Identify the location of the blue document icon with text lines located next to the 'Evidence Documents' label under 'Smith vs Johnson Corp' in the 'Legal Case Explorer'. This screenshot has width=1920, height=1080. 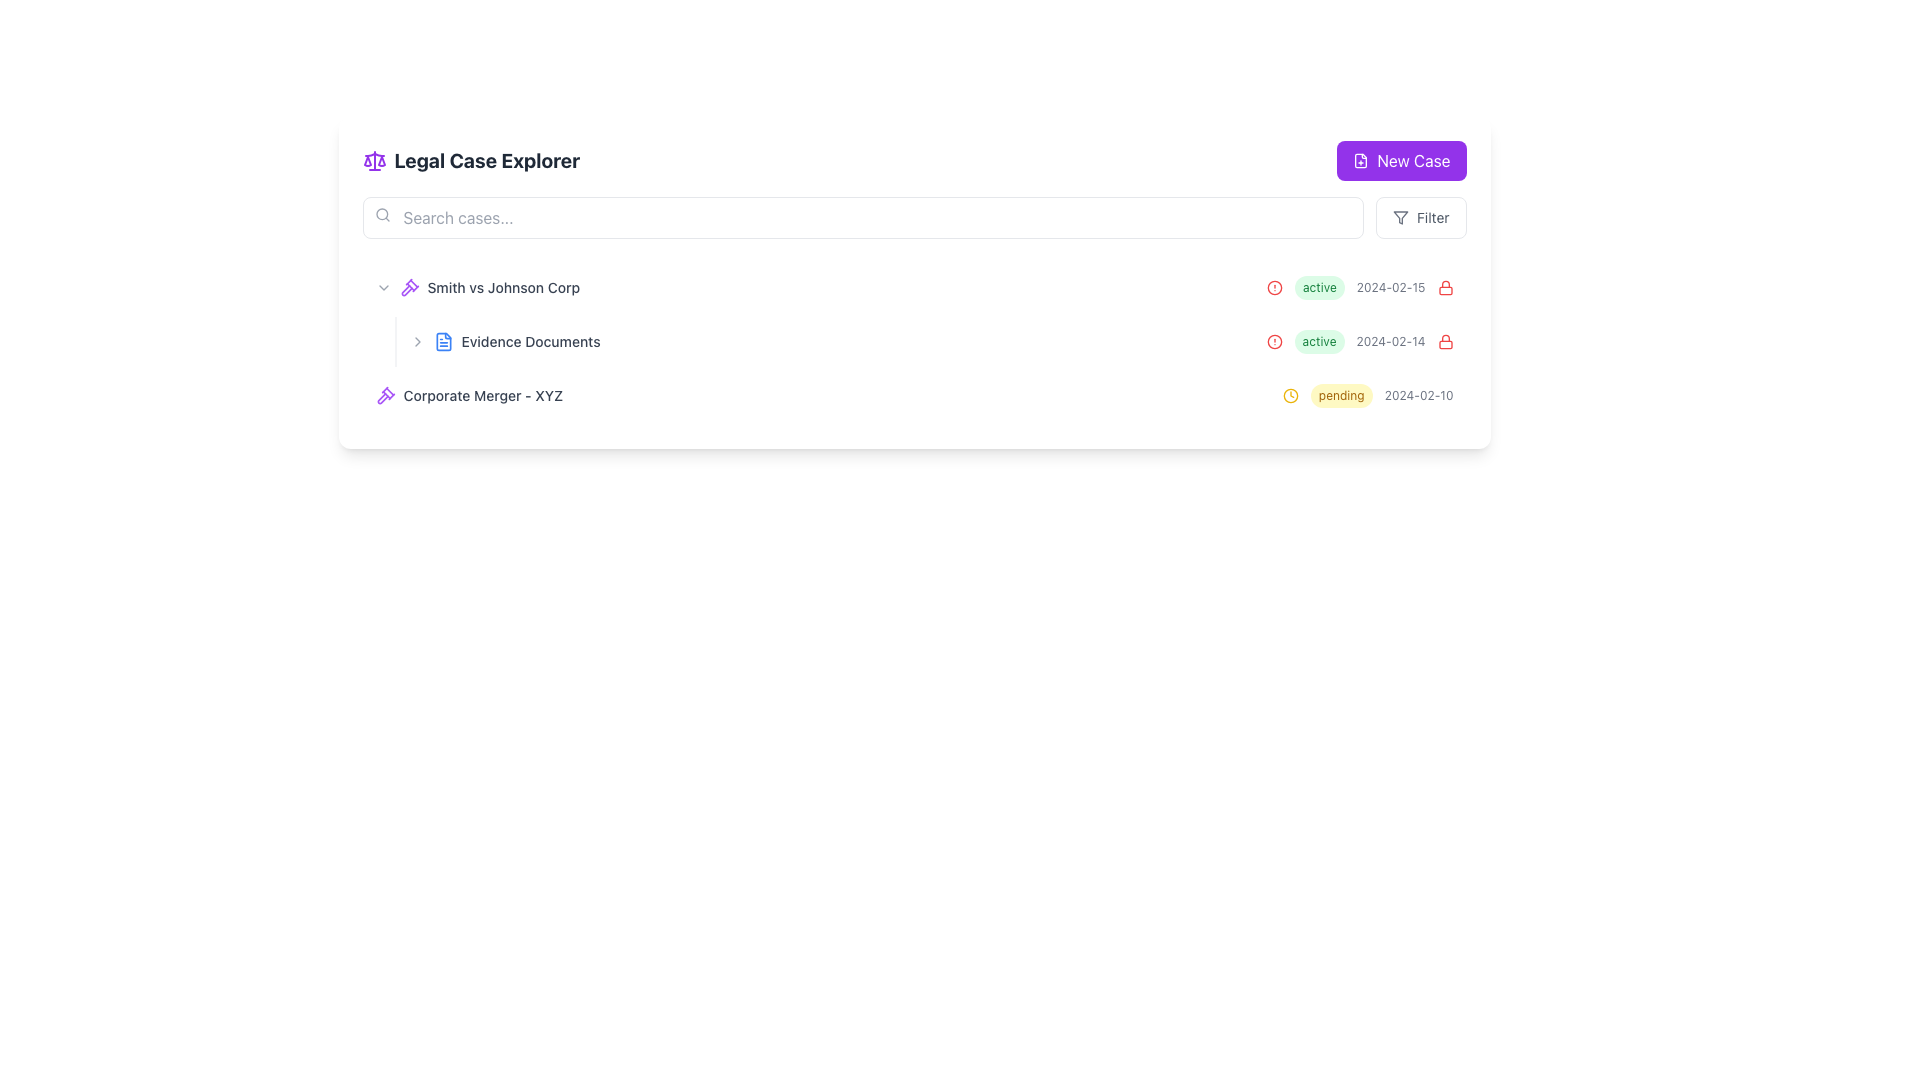
(442, 341).